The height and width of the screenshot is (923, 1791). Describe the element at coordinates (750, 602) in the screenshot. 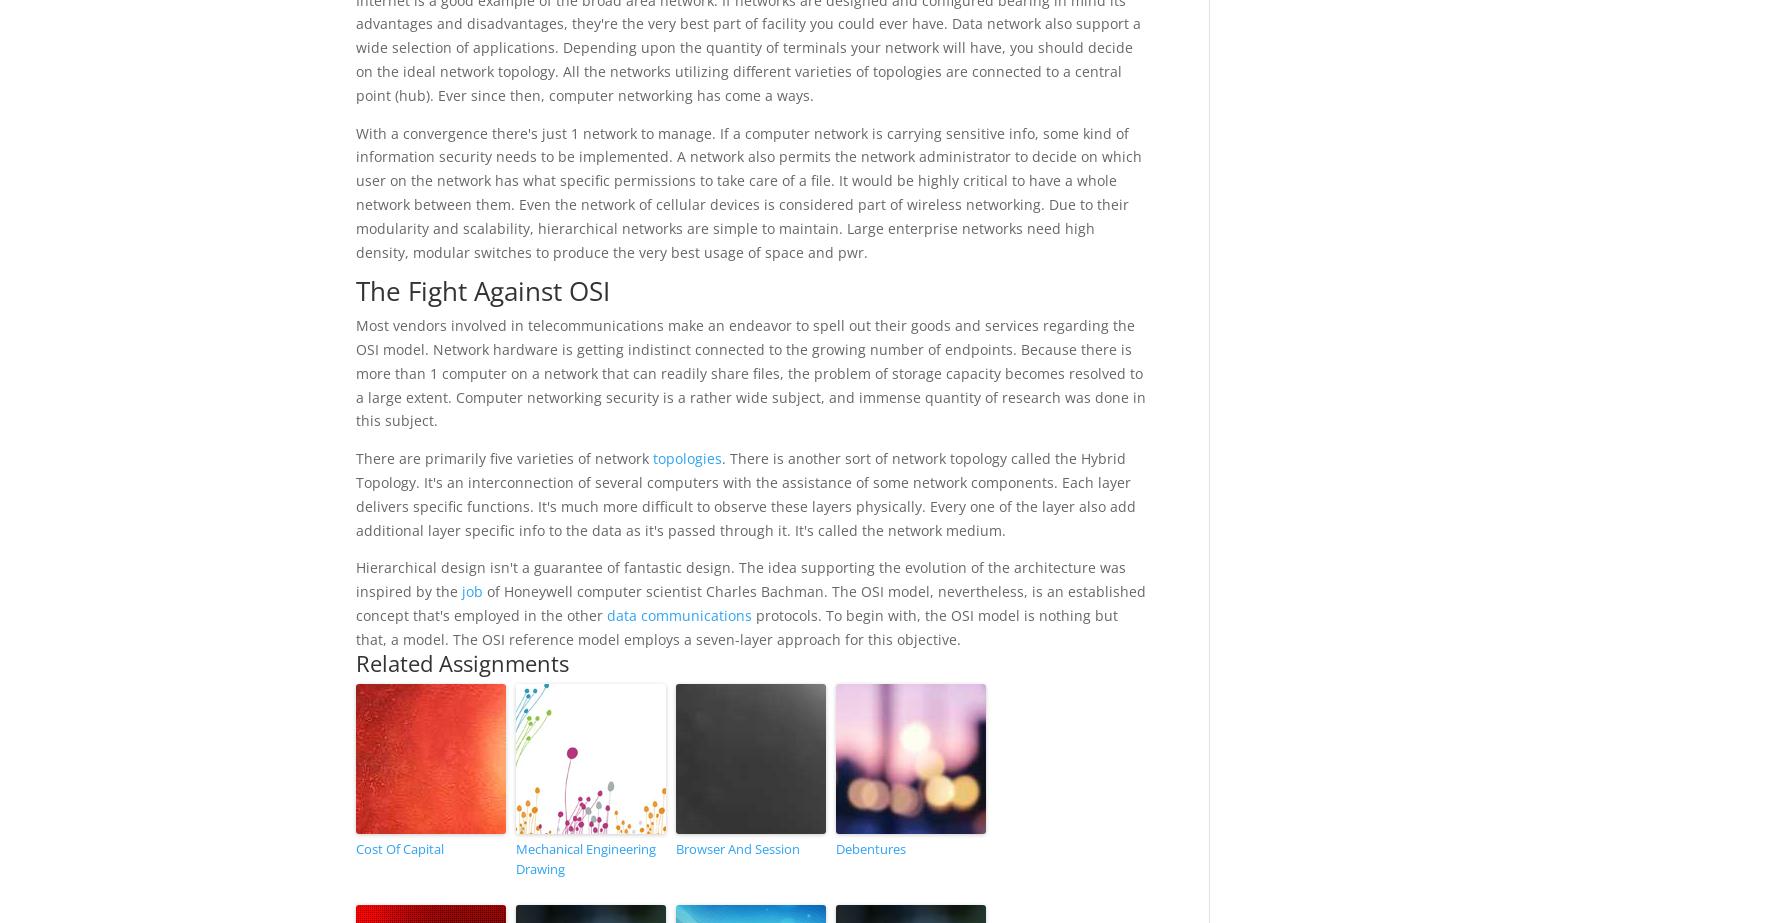

I see `'of Honeywell computer scientist Charles Bachman. The OSI model, nevertheless, is an established concept that's employed in the other'` at that location.